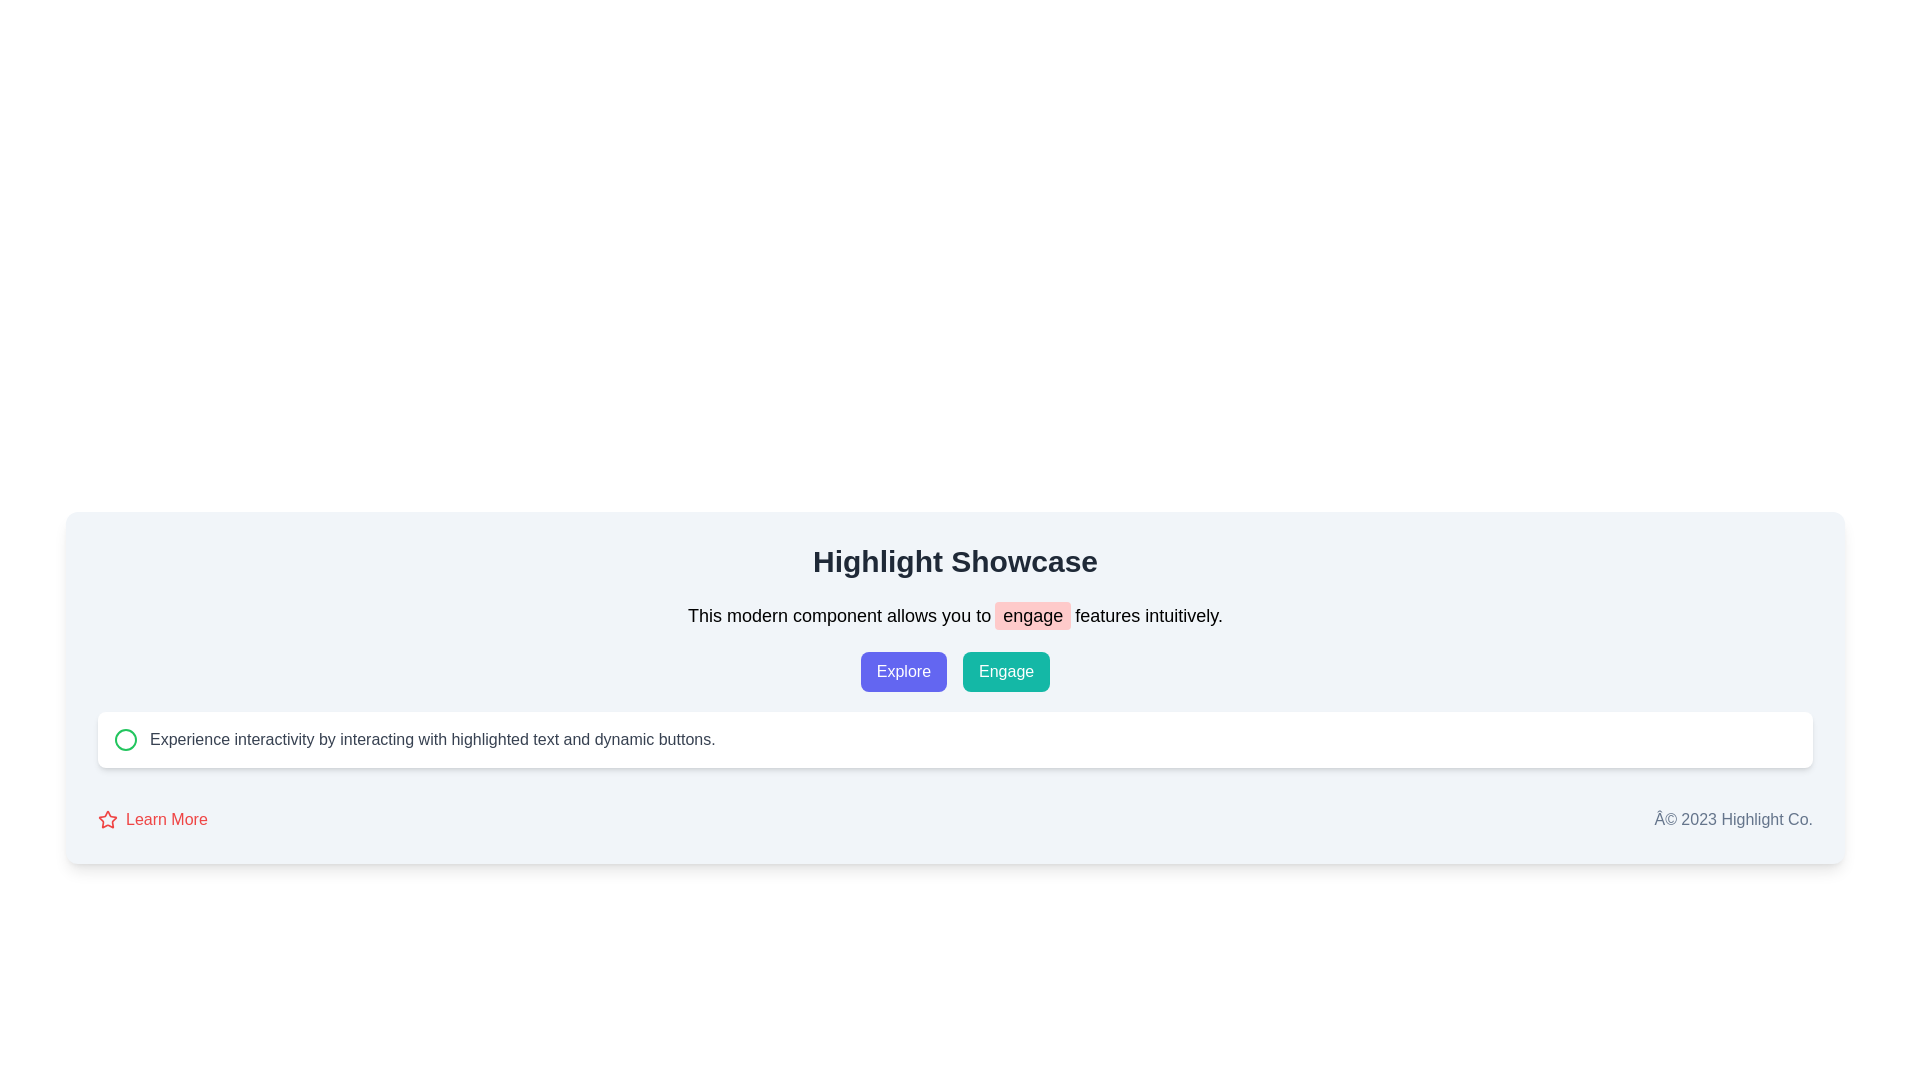 Image resolution: width=1920 pixels, height=1080 pixels. What do you see at coordinates (107, 820) in the screenshot?
I see `the star icon which is the leftmost element in the group containing the 'Learn More' text, located at the bottom-left corner of the interface` at bounding box center [107, 820].